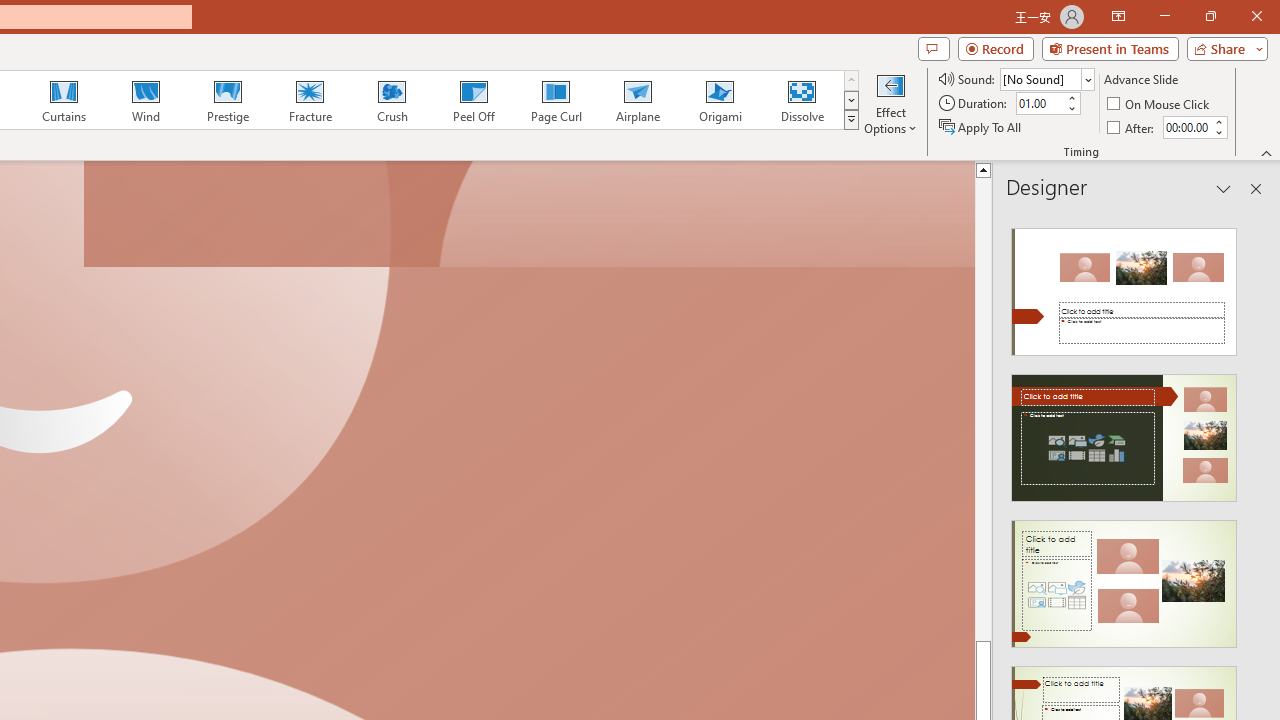  Describe the element at coordinates (1255, 189) in the screenshot. I see `'Close pane'` at that location.